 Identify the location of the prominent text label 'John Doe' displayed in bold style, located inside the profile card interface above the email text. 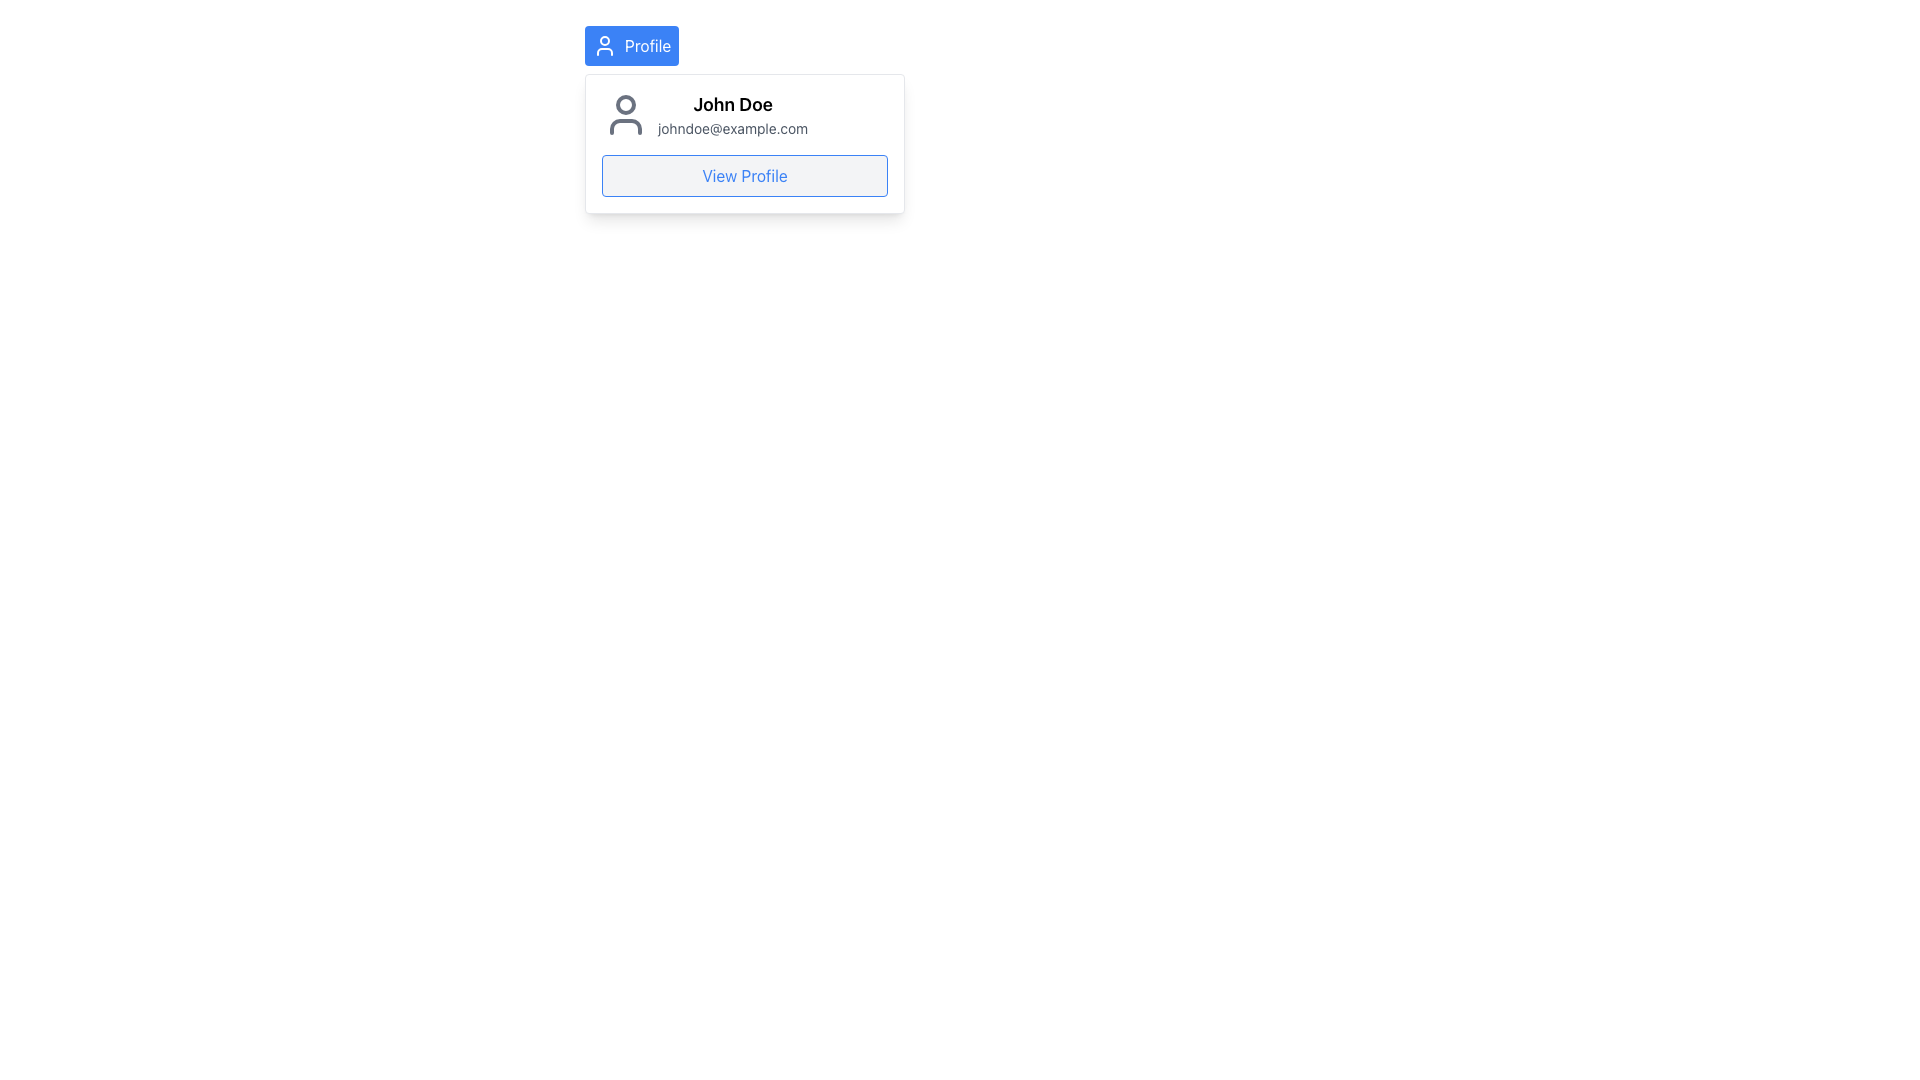
(732, 104).